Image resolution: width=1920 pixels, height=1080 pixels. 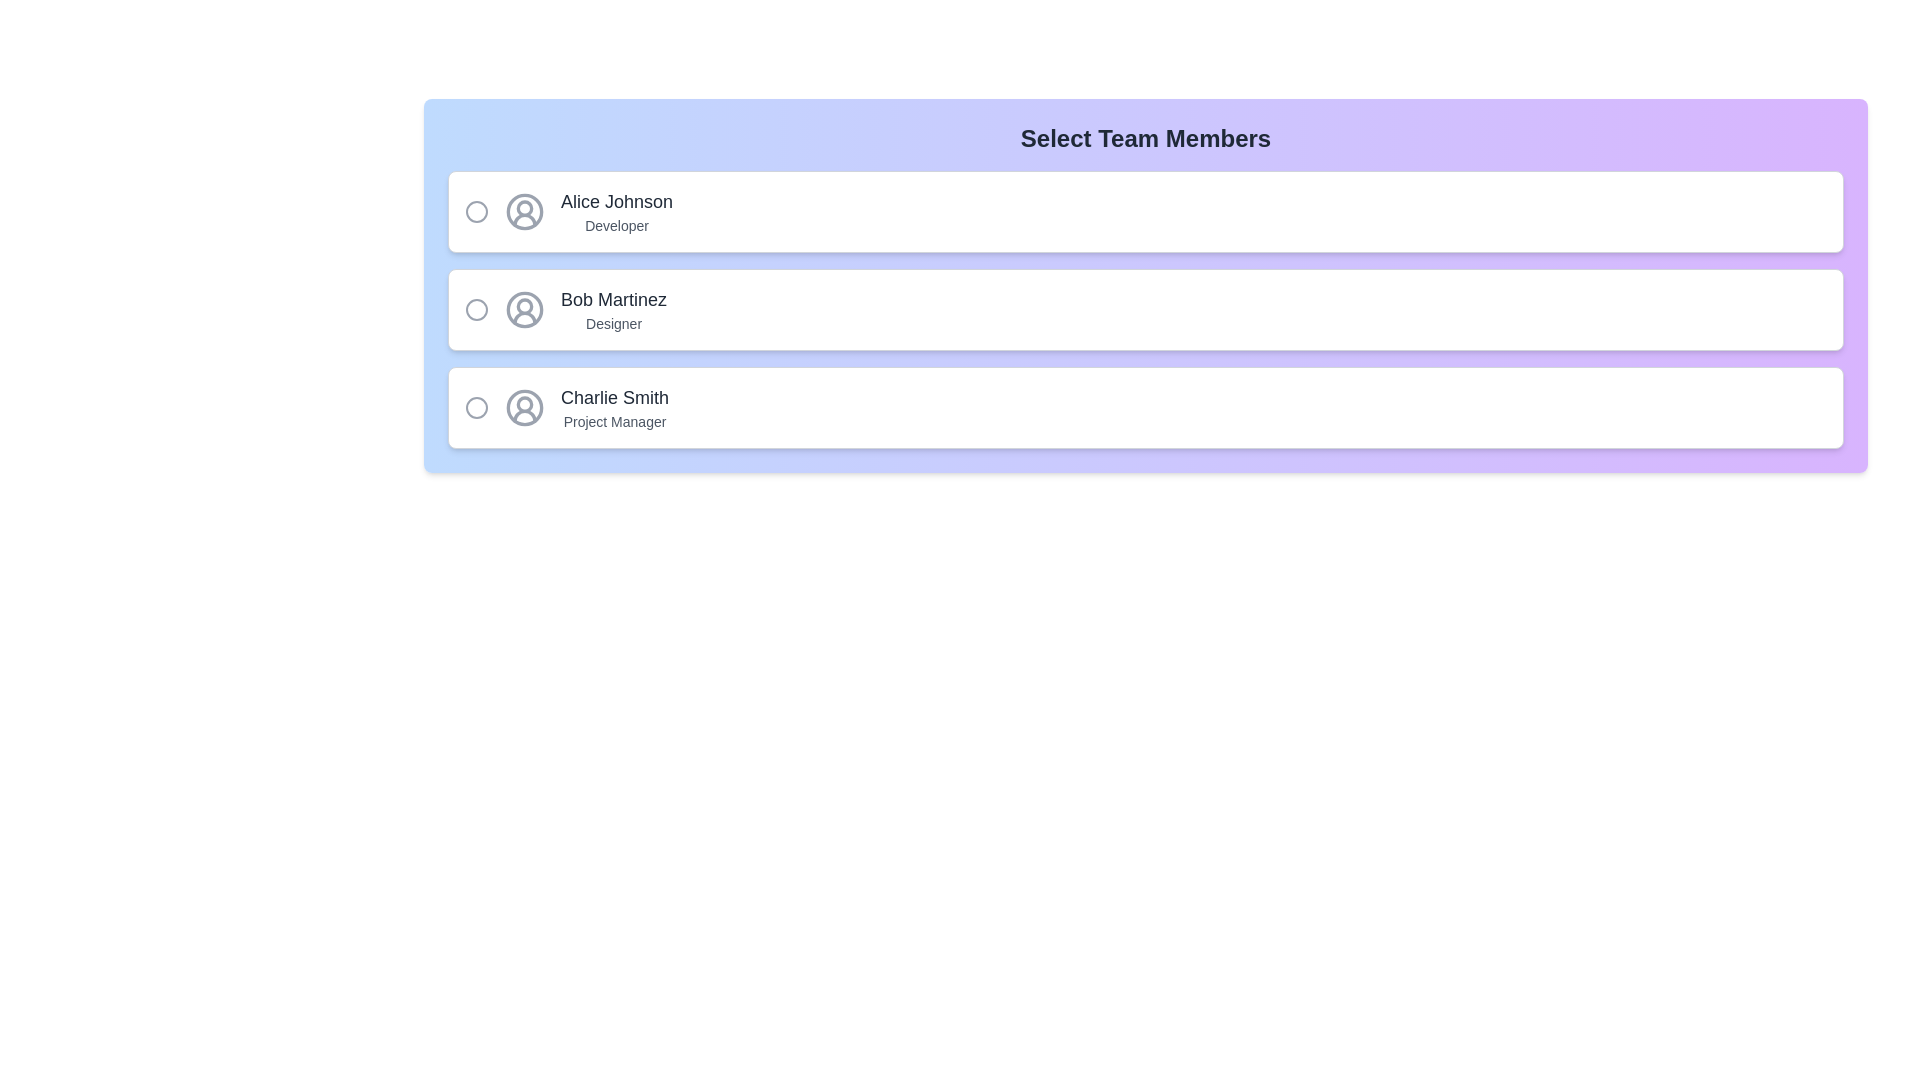 What do you see at coordinates (524, 212) in the screenshot?
I see `the user profile icon representing 'Alice Johnson, Developer', located to the left of the text content and next to the selection radio button` at bounding box center [524, 212].